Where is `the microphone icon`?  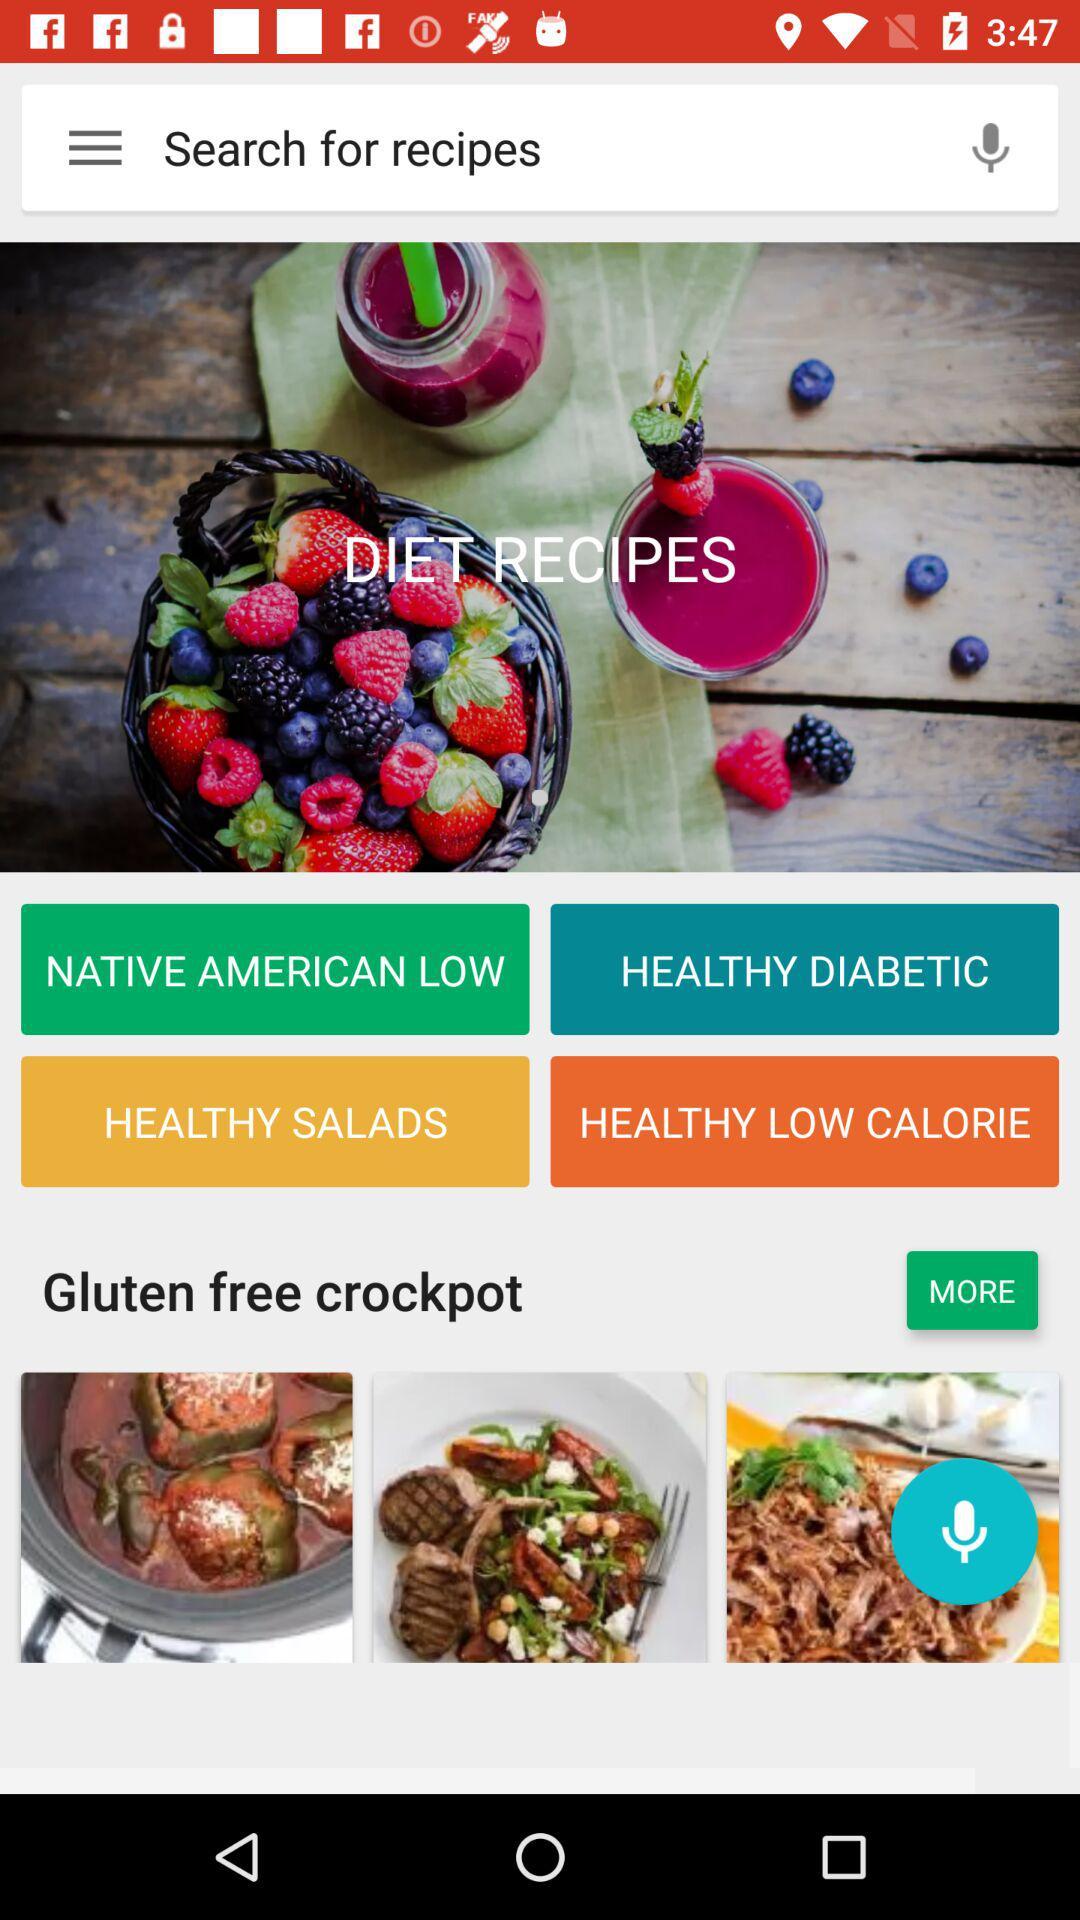
the microphone icon is located at coordinates (963, 1530).